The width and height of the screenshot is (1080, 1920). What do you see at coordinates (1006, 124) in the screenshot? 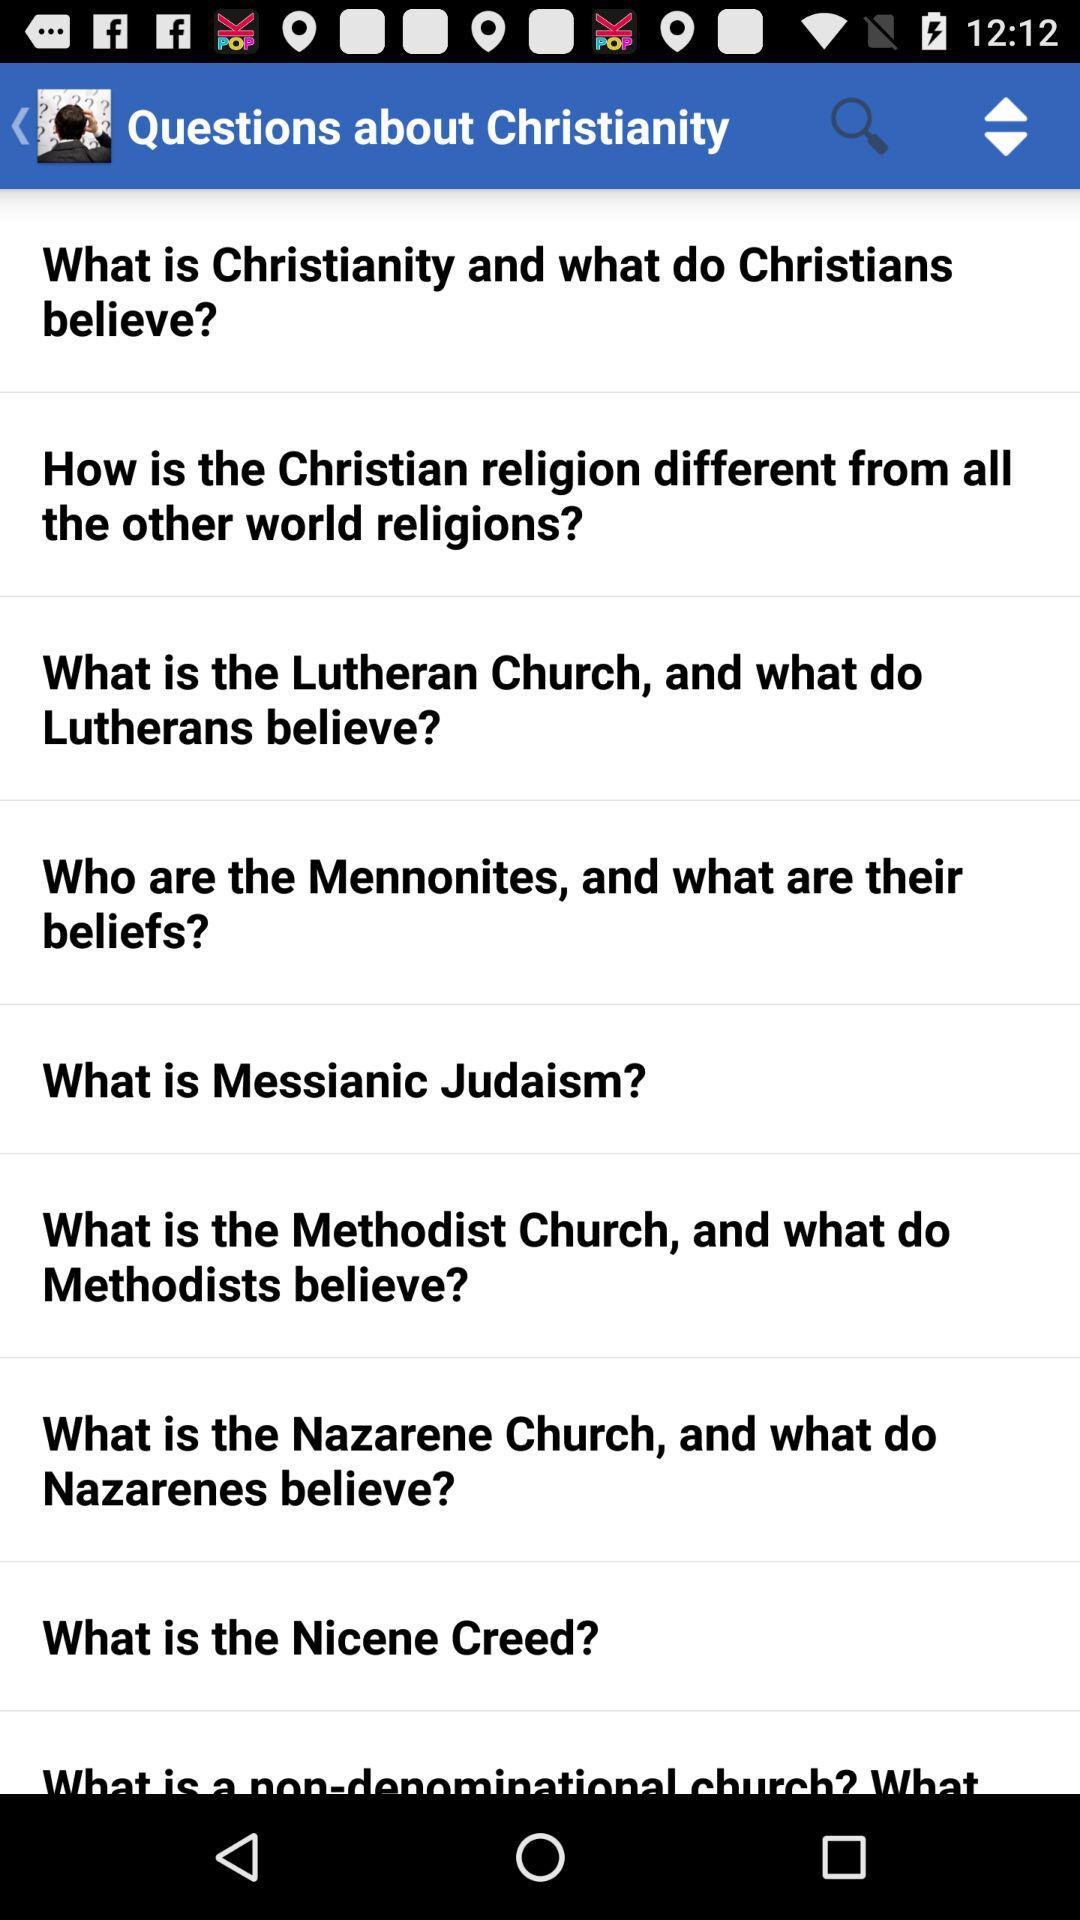
I see `item above what is christianity app` at bounding box center [1006, 124].